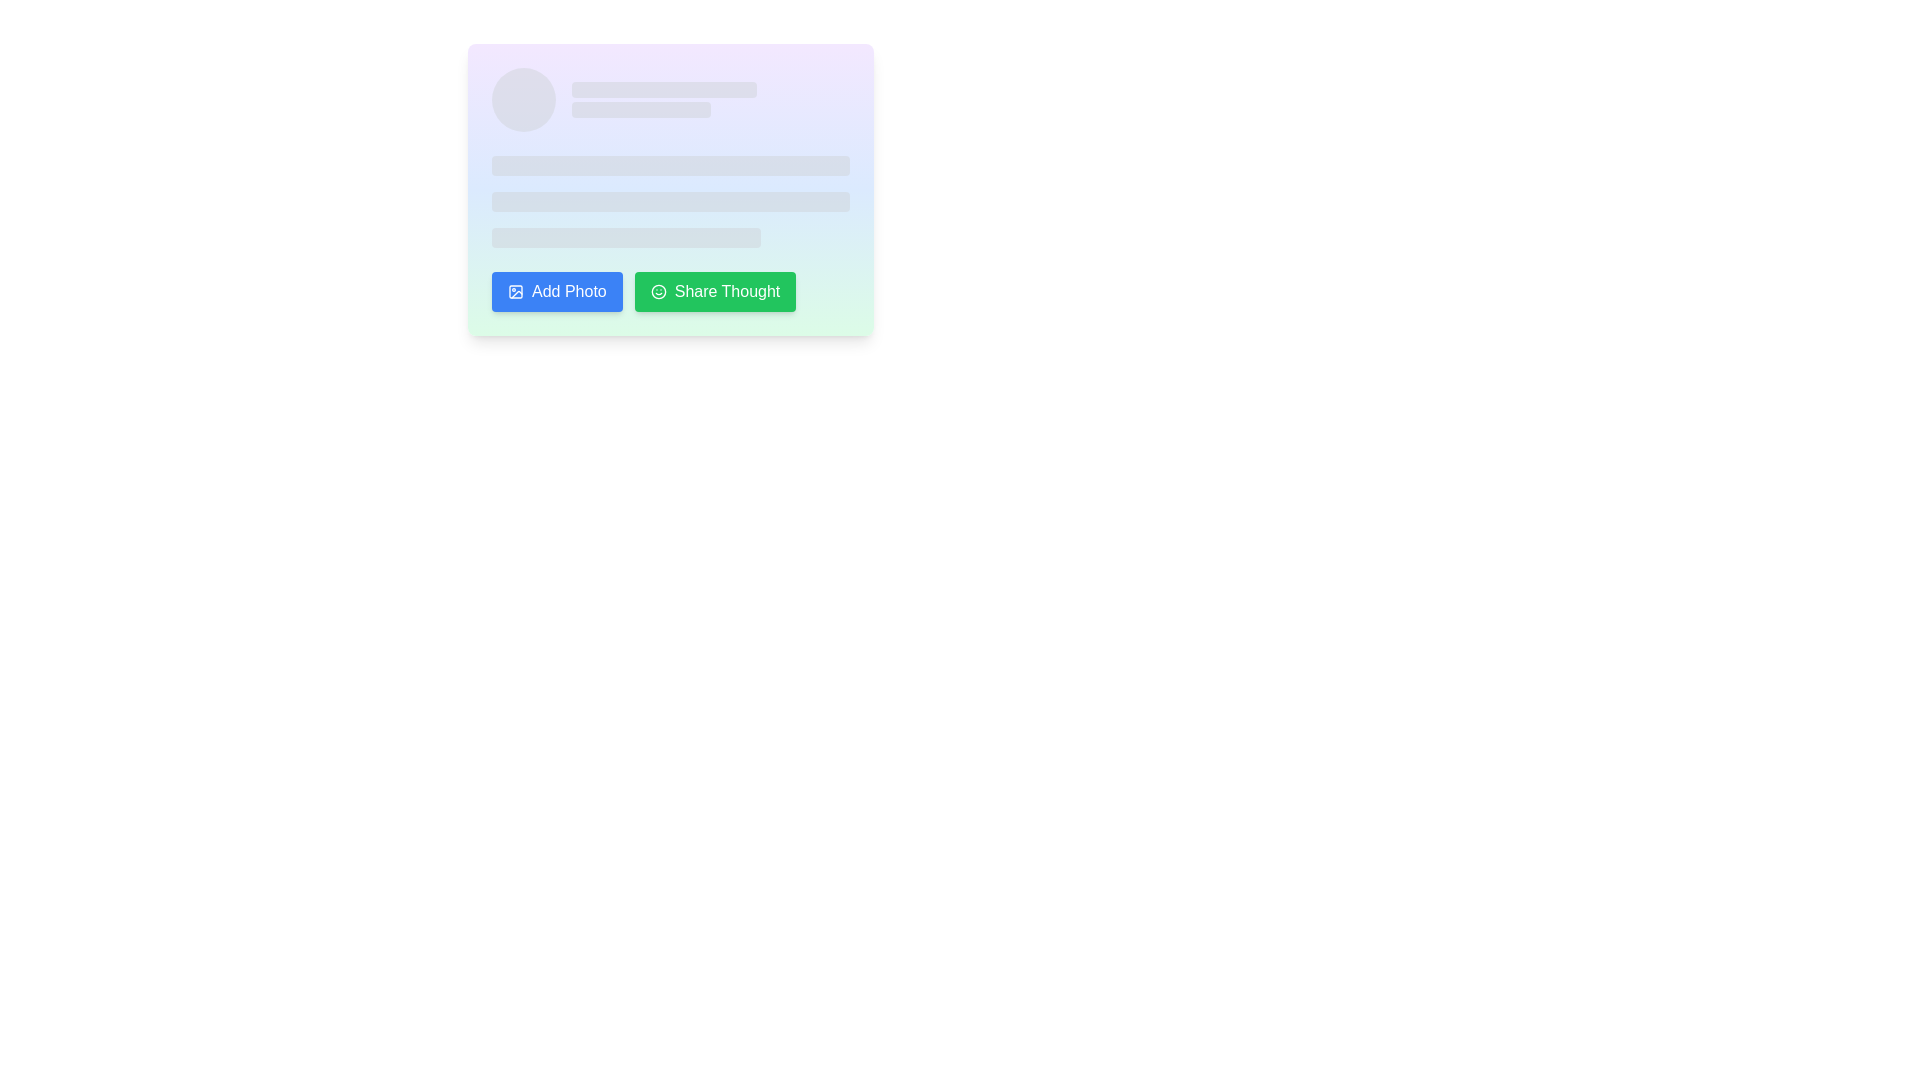 The width and height of the screenshot is (1920, 1080). What do you see at coordinates (671, 201) in the screenshot?
I see `the Content placeholder group located centrally in the card, which indicates loading content and is positioned below the title area` at bounding box center [671, 201].